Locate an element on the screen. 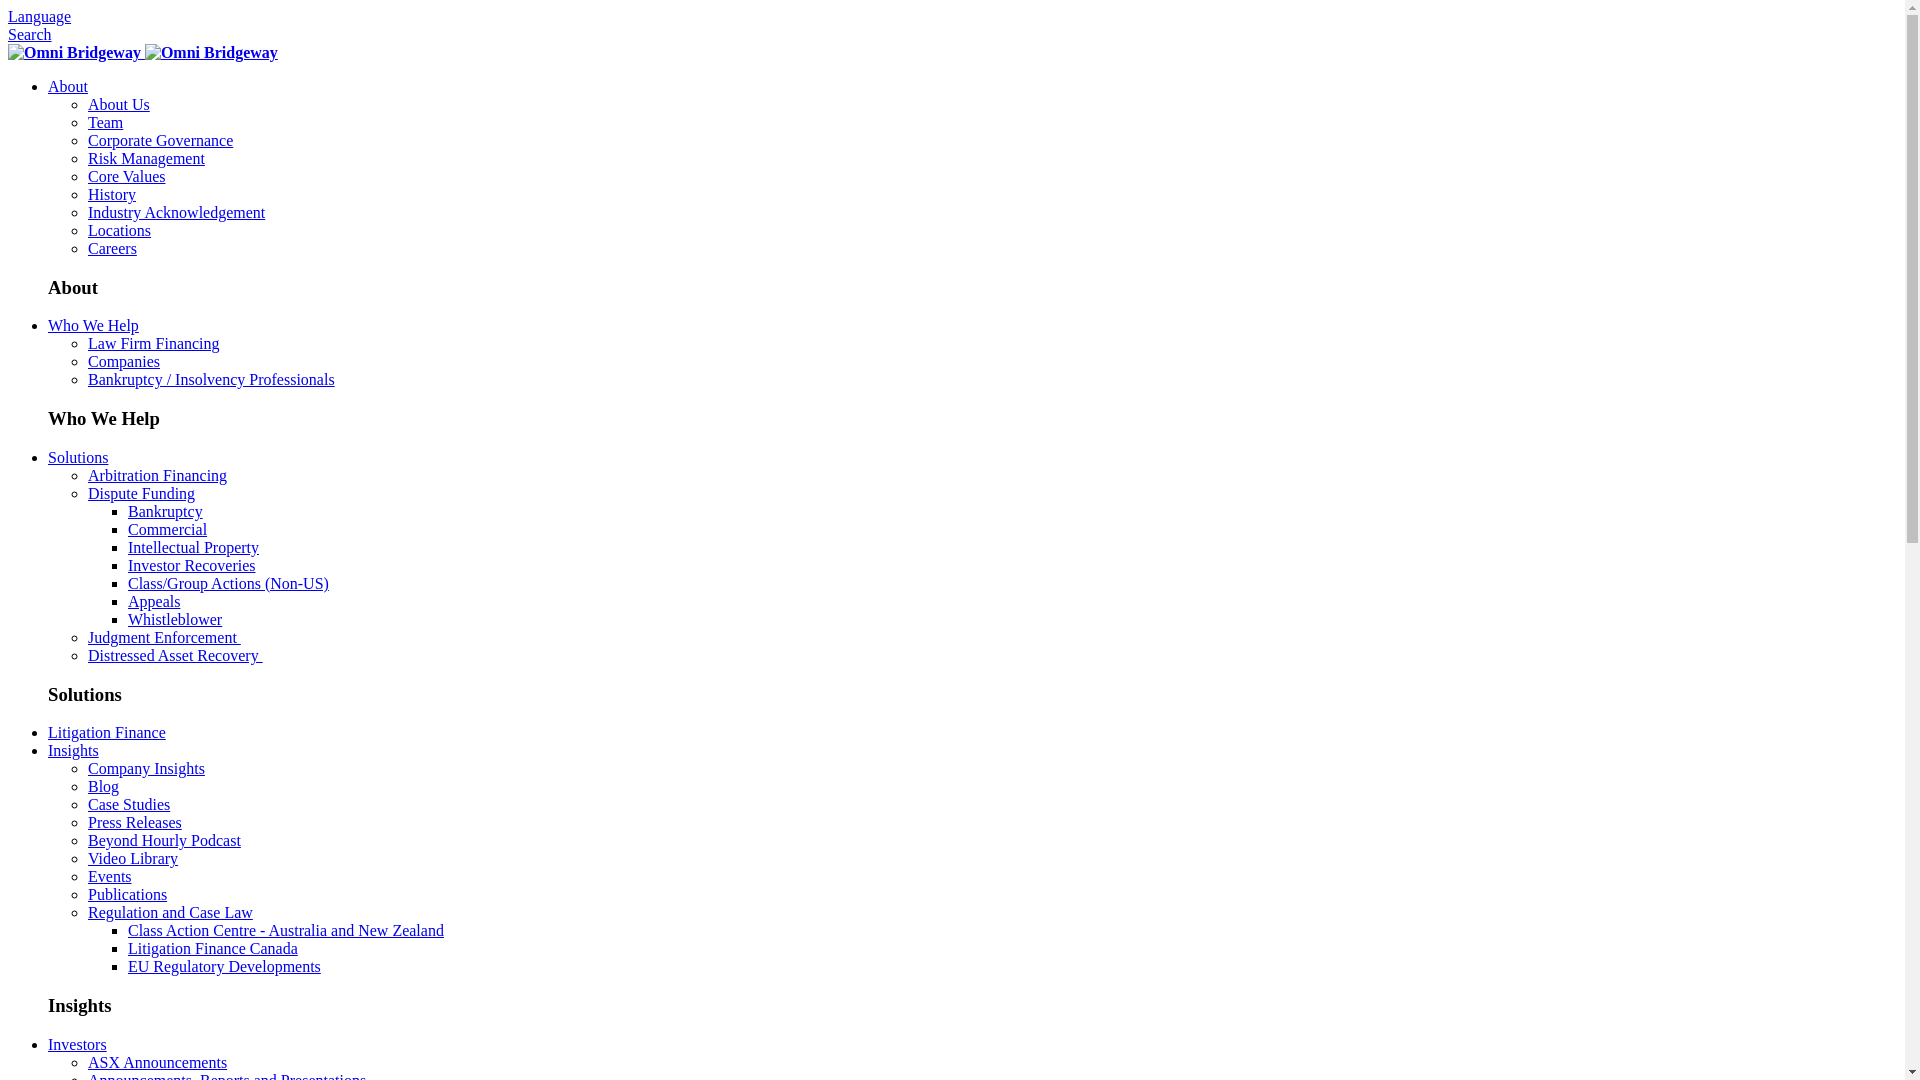  'Insights' is located at coordinates (73, 750).